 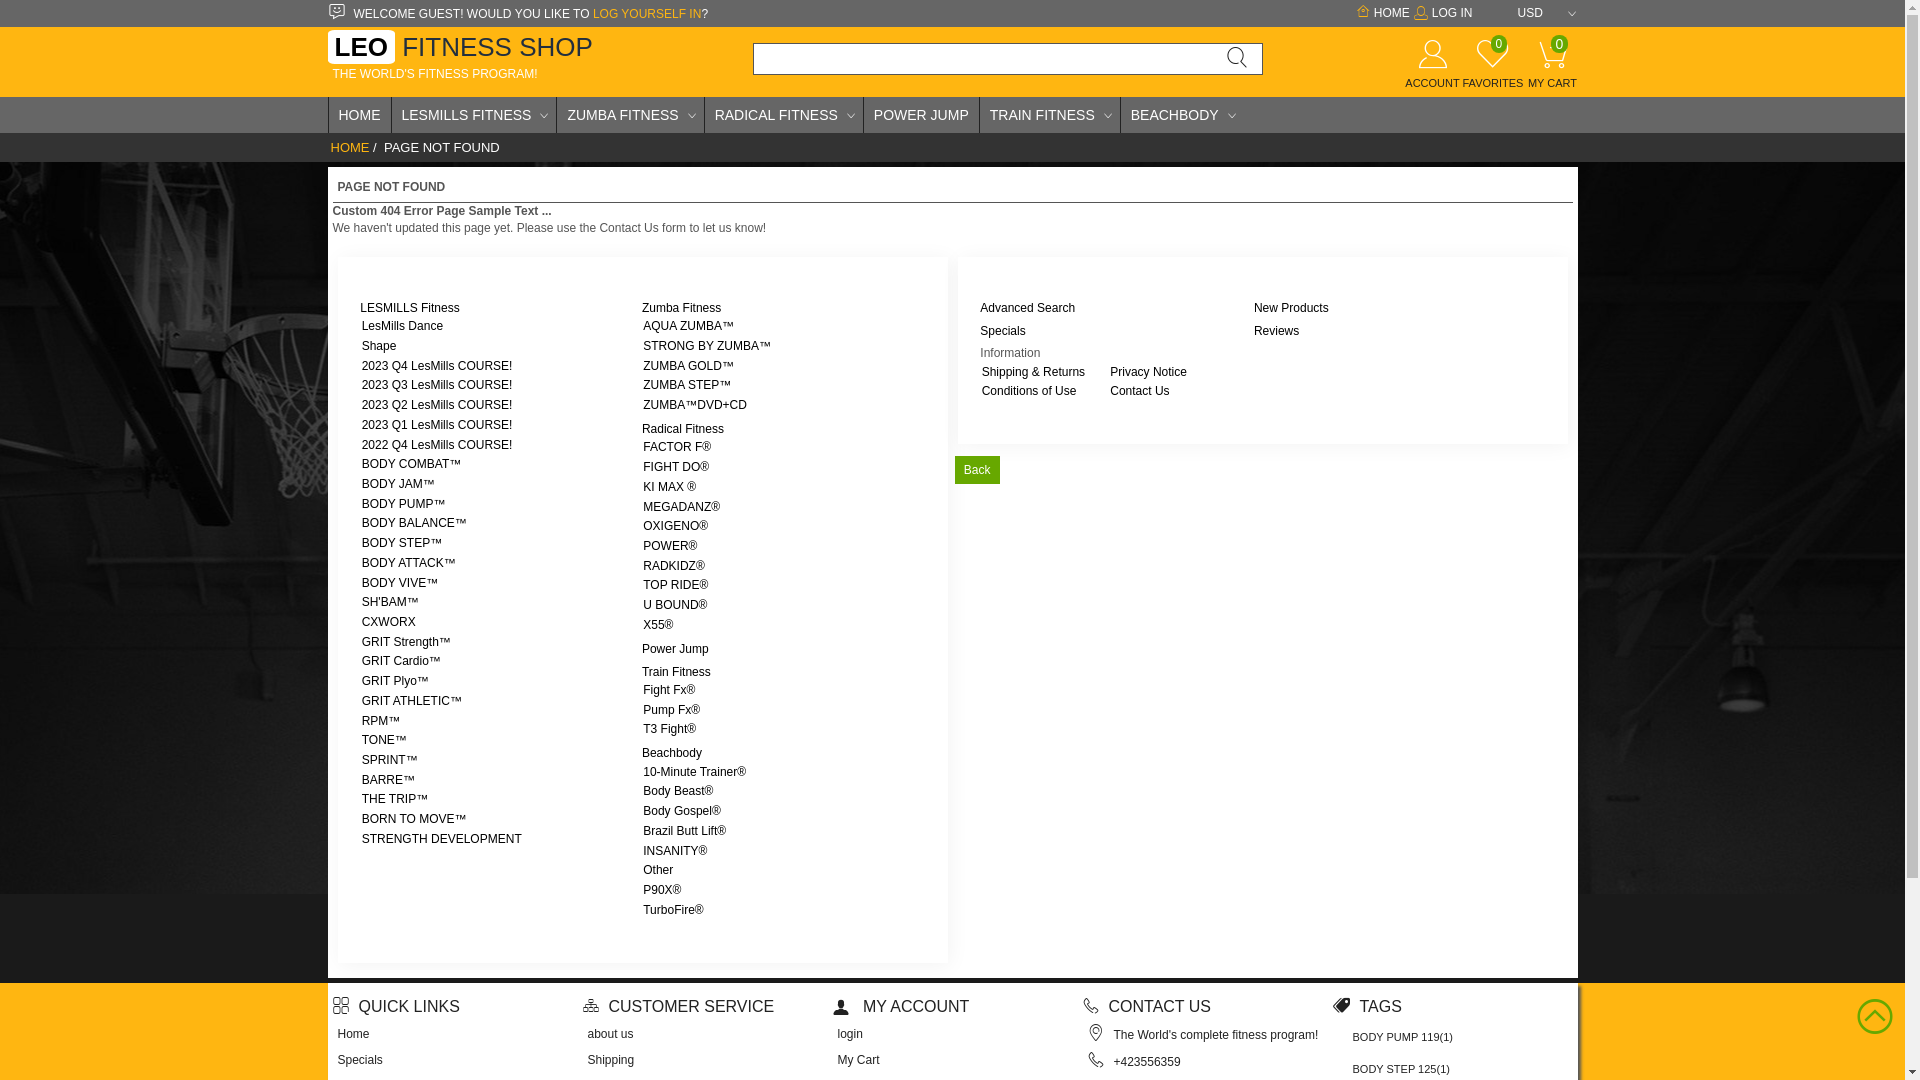 I want to click on 'Train Fitness', so click(x=676, y=671).